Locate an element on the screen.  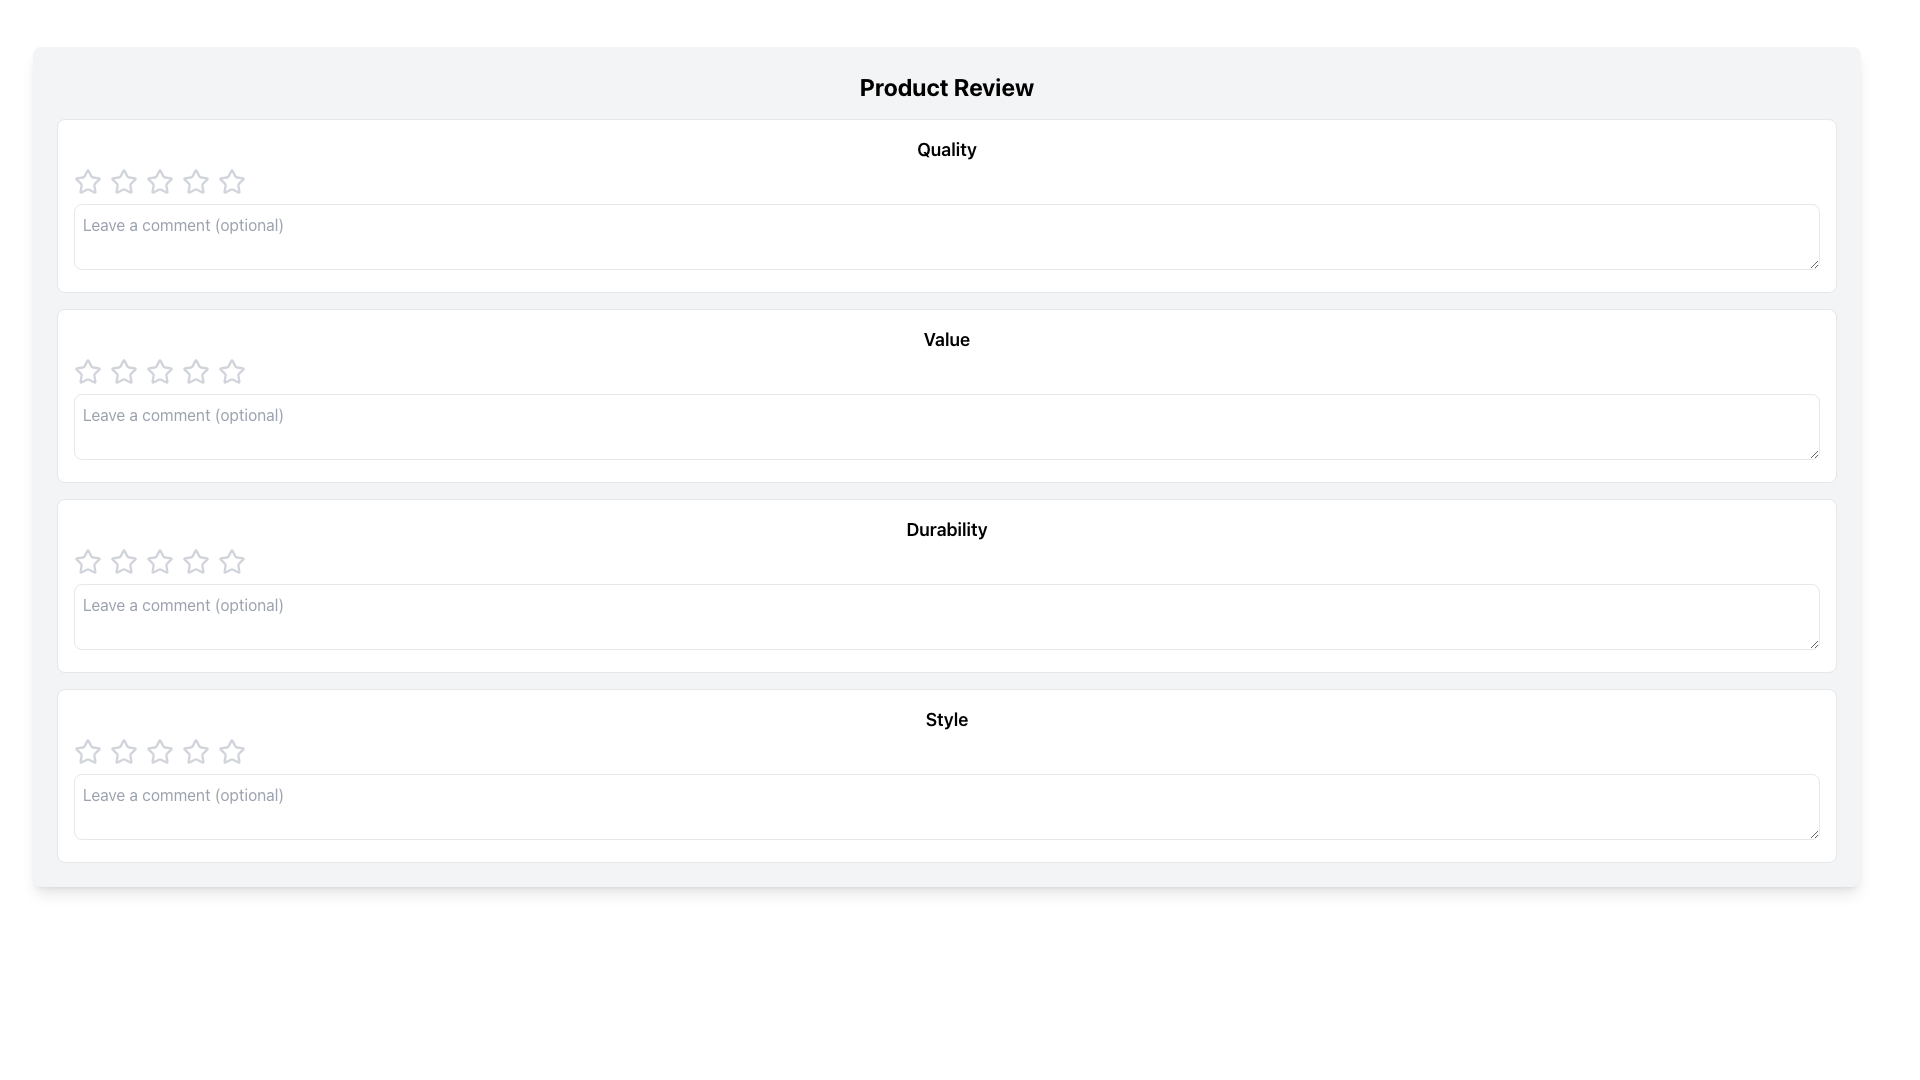
the first star in the Durability rating category is located at coordinates (123, 561).